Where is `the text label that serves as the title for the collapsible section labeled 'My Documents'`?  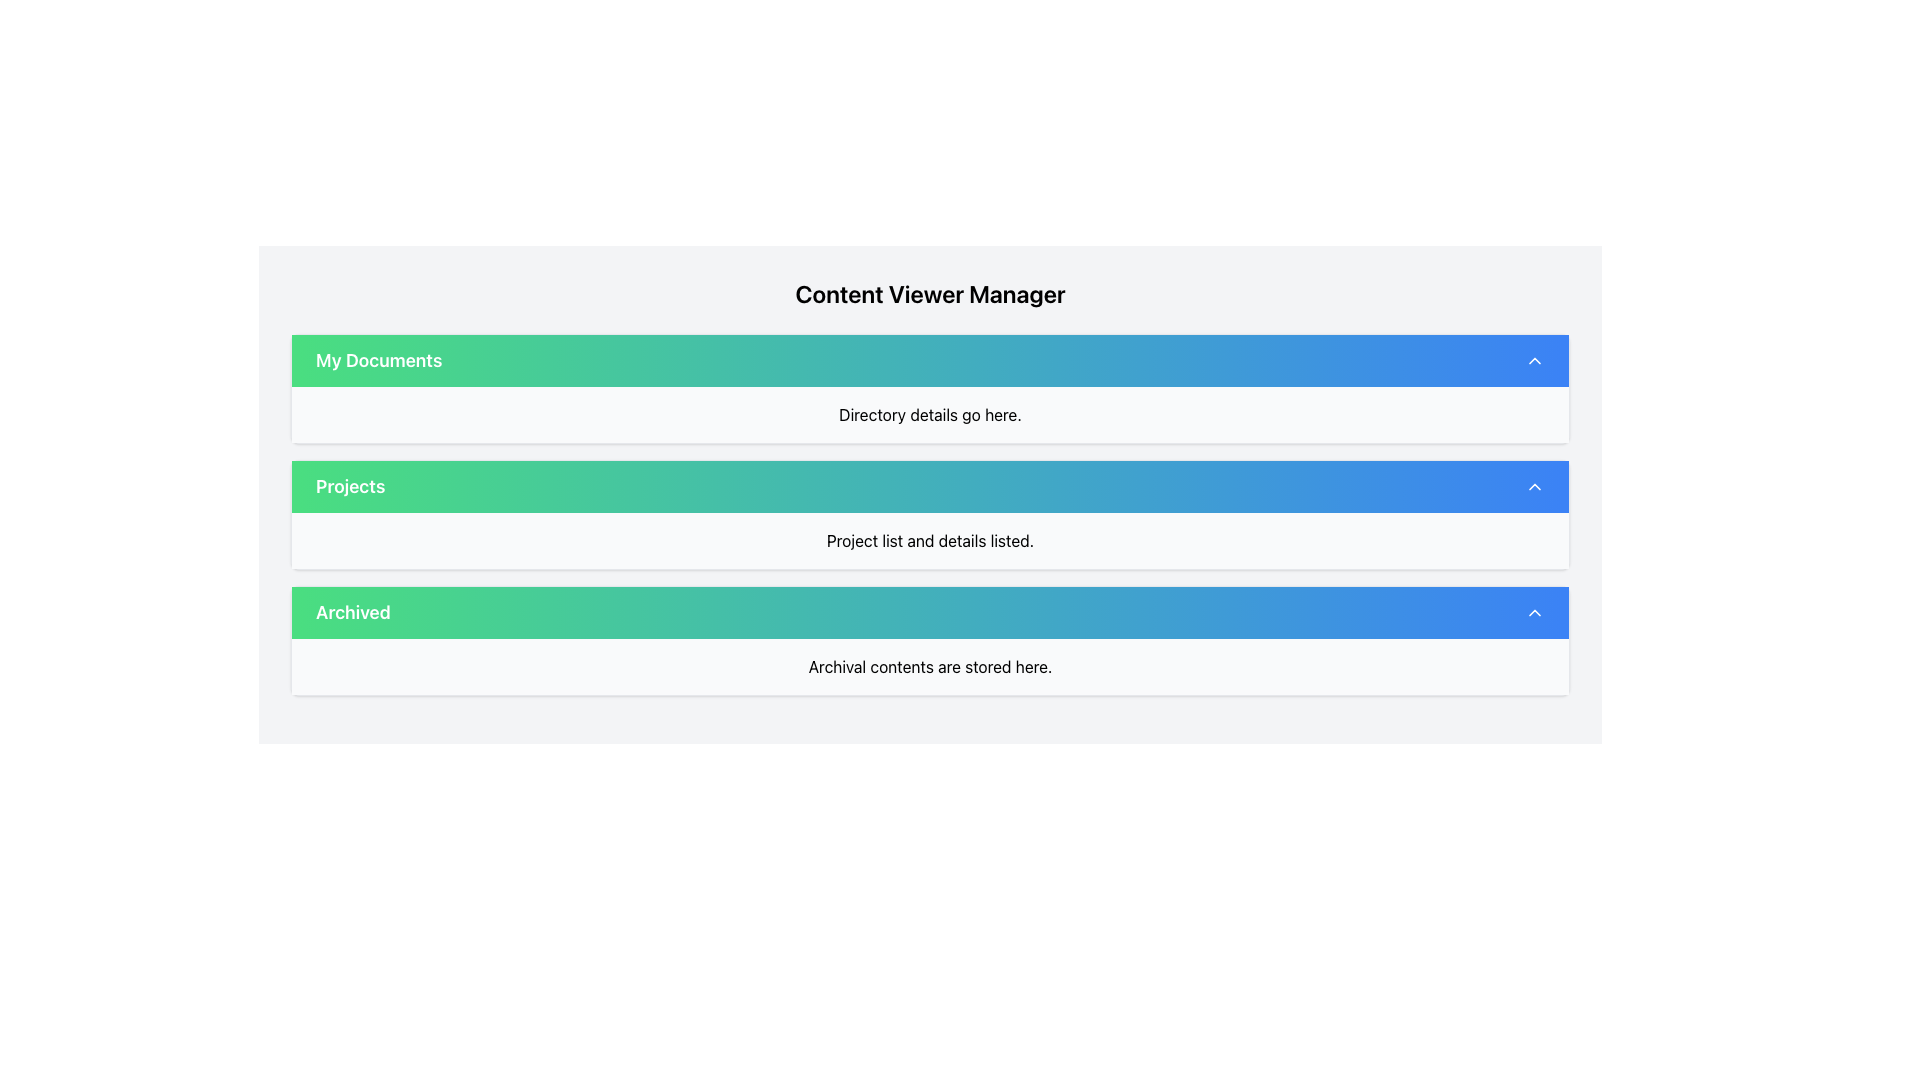 the text label that serves as the title for the collapsible section labeled 'My Documents' is located at coordinates (379, 361).